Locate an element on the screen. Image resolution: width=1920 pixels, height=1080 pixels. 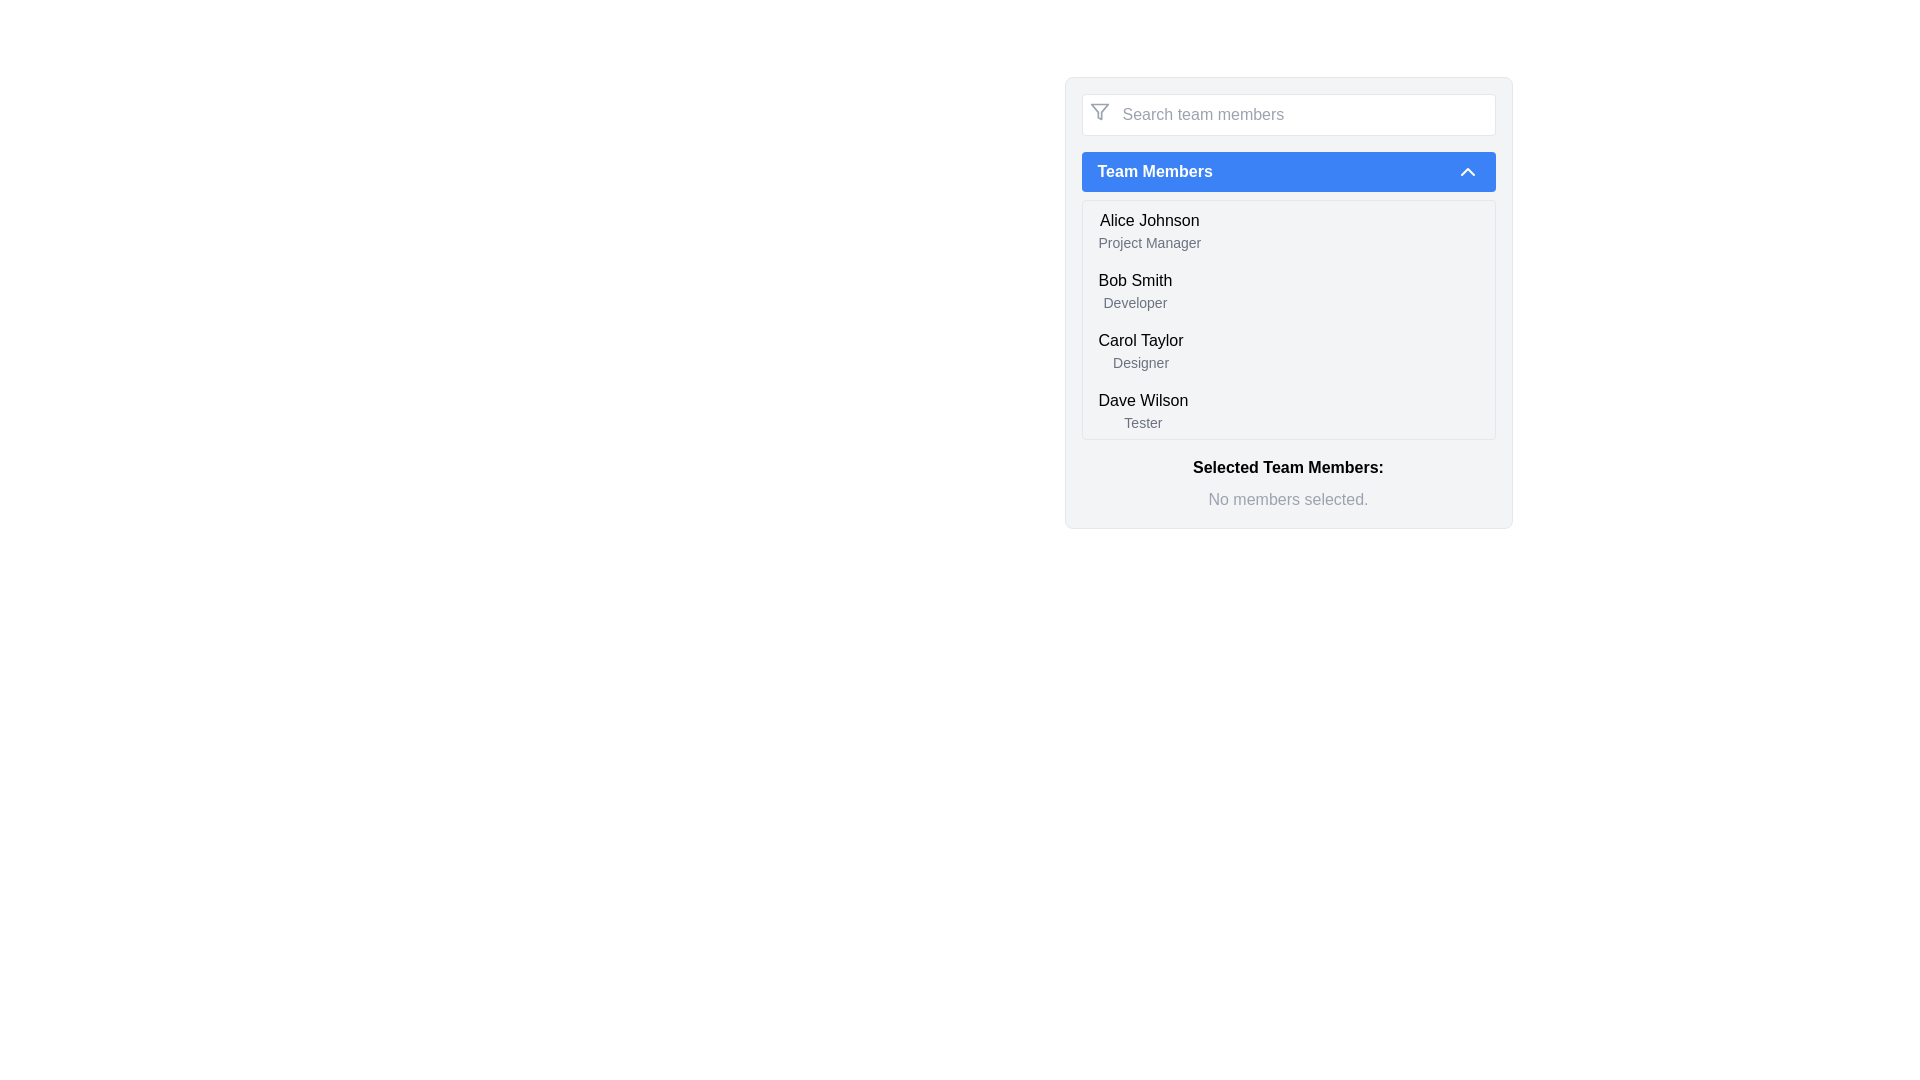
the name 'Bob Smith' and role 'Developer' details in the second list item under the 'Team Members' section is located at coordinates (1135, 290).